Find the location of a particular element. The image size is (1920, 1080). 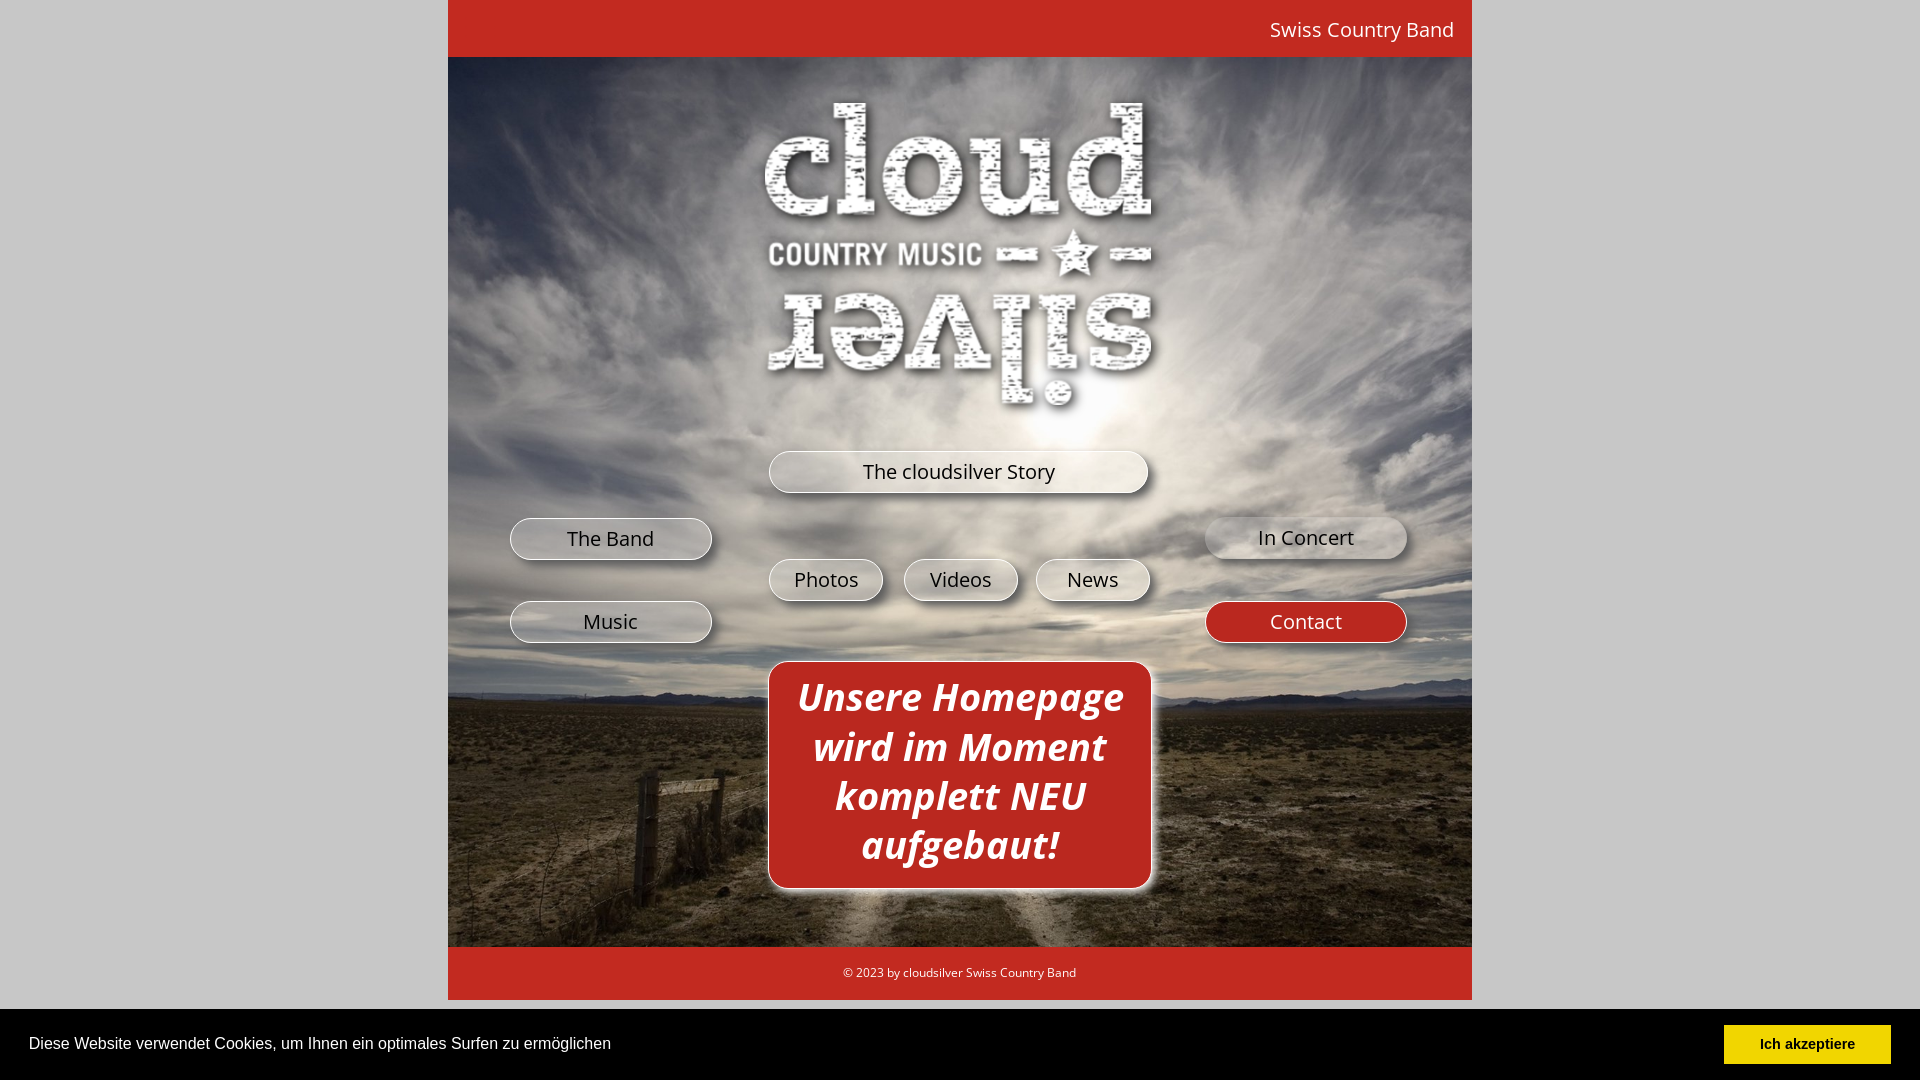

'Ich akzeptiere' is located at coordinates (1722, 1043).